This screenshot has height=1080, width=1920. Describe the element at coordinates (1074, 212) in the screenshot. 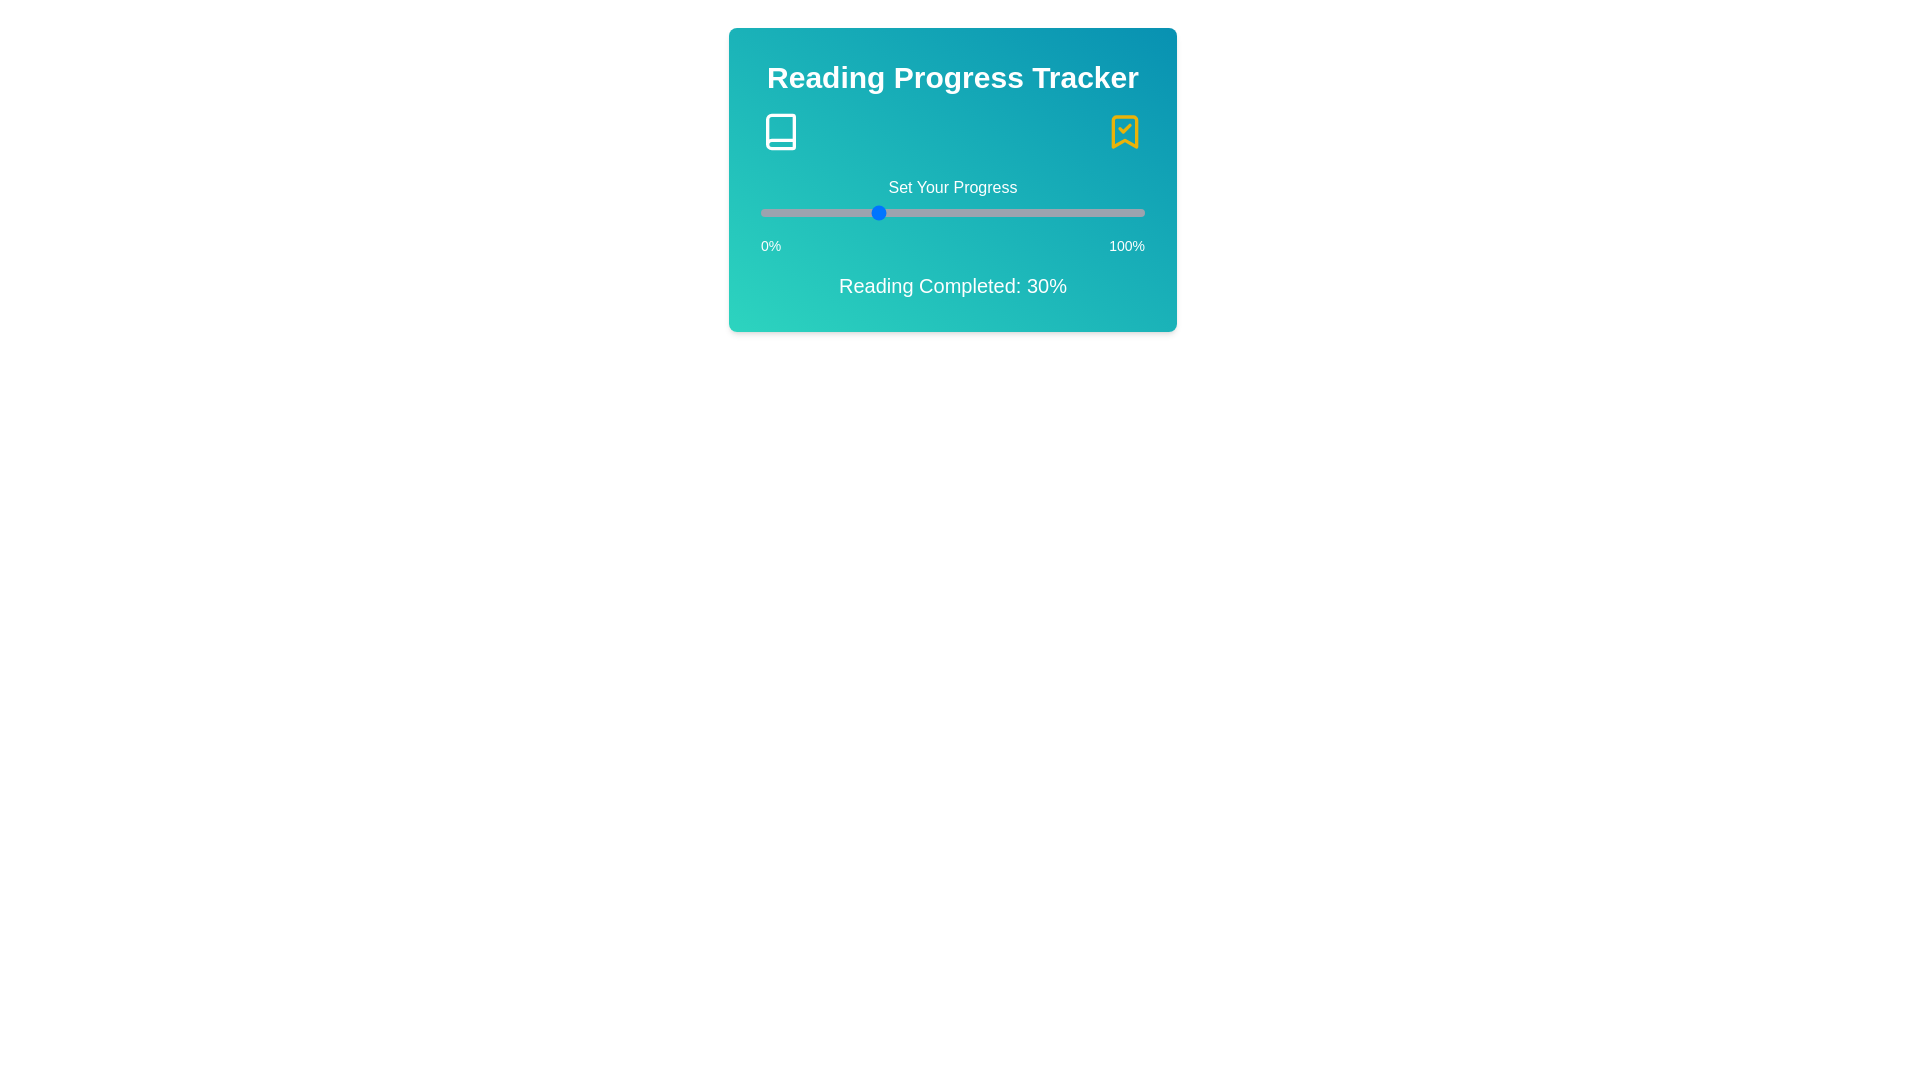

I see `the reading progress slider to 82%` at that location.